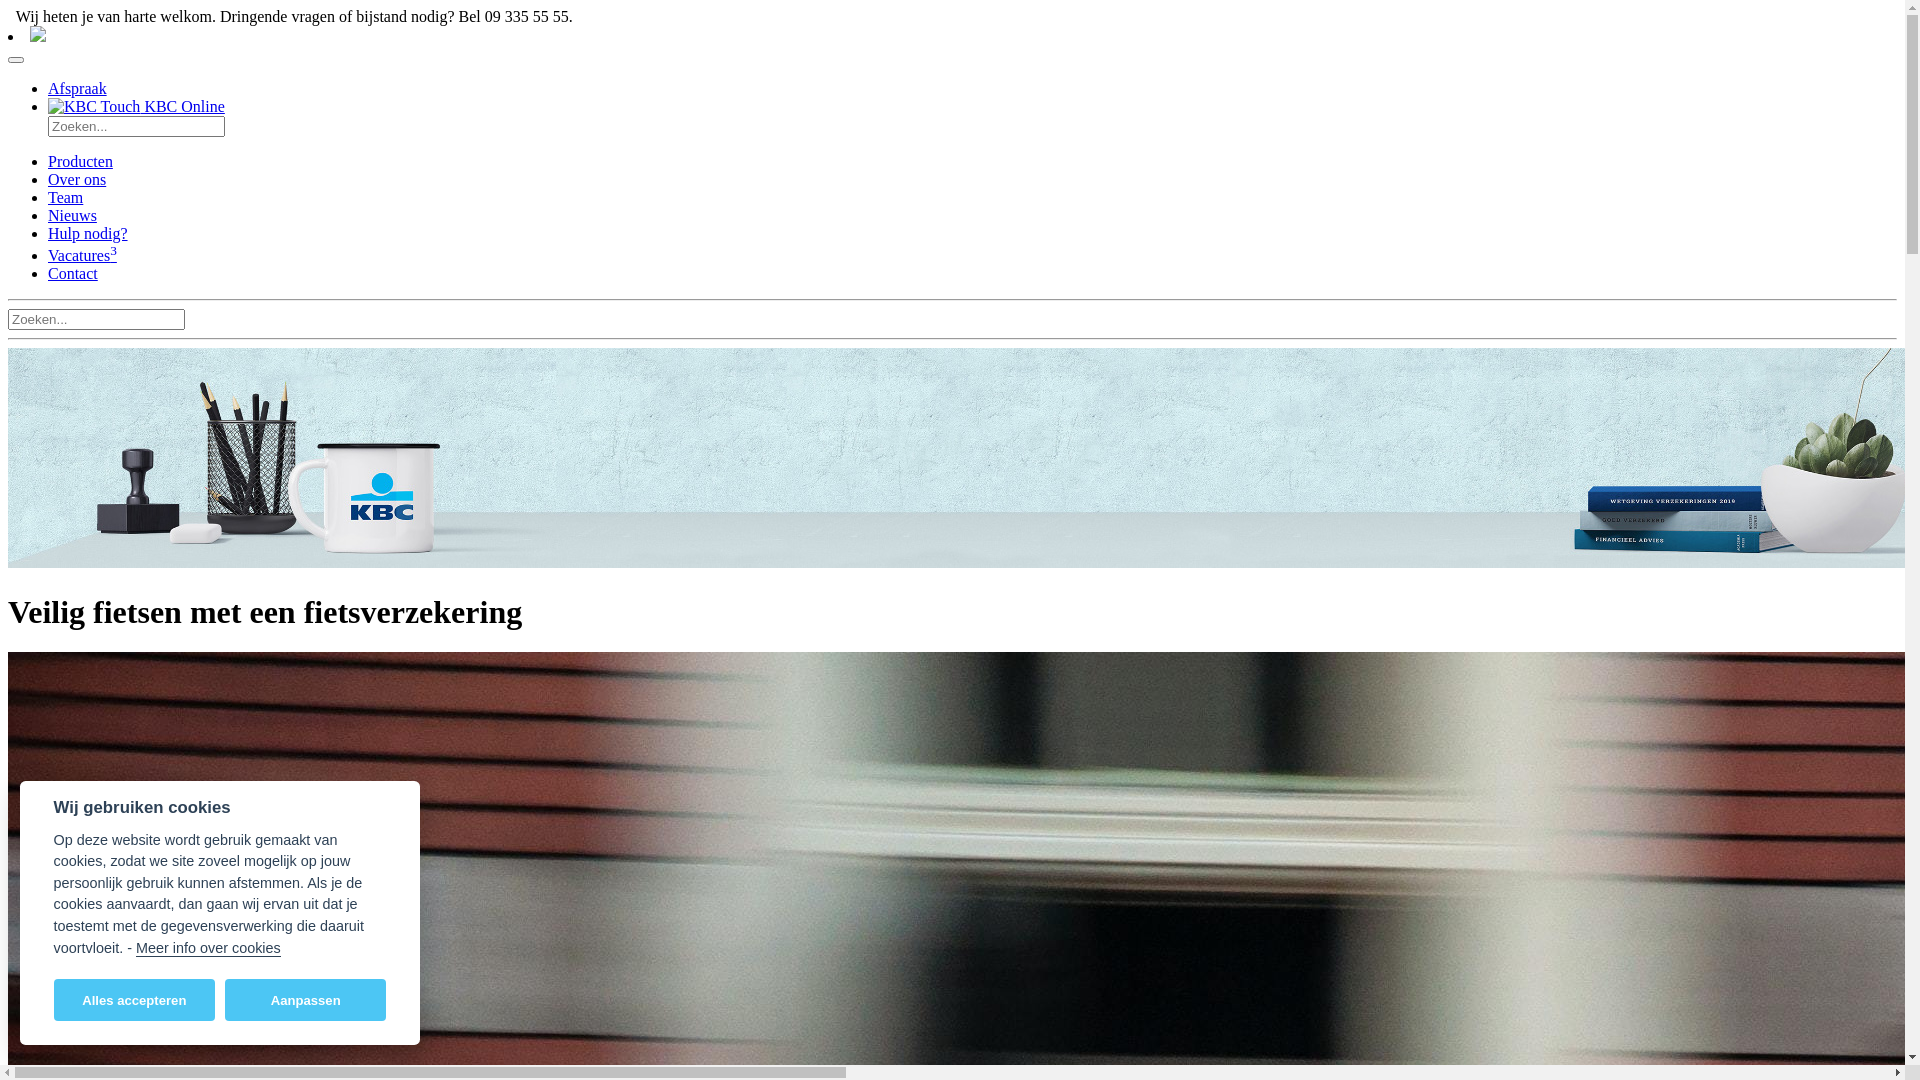  What do you see at coordinates (135, 106) in the screenshot?
I see `' KBC Online'` at bounding box center [135, 106].